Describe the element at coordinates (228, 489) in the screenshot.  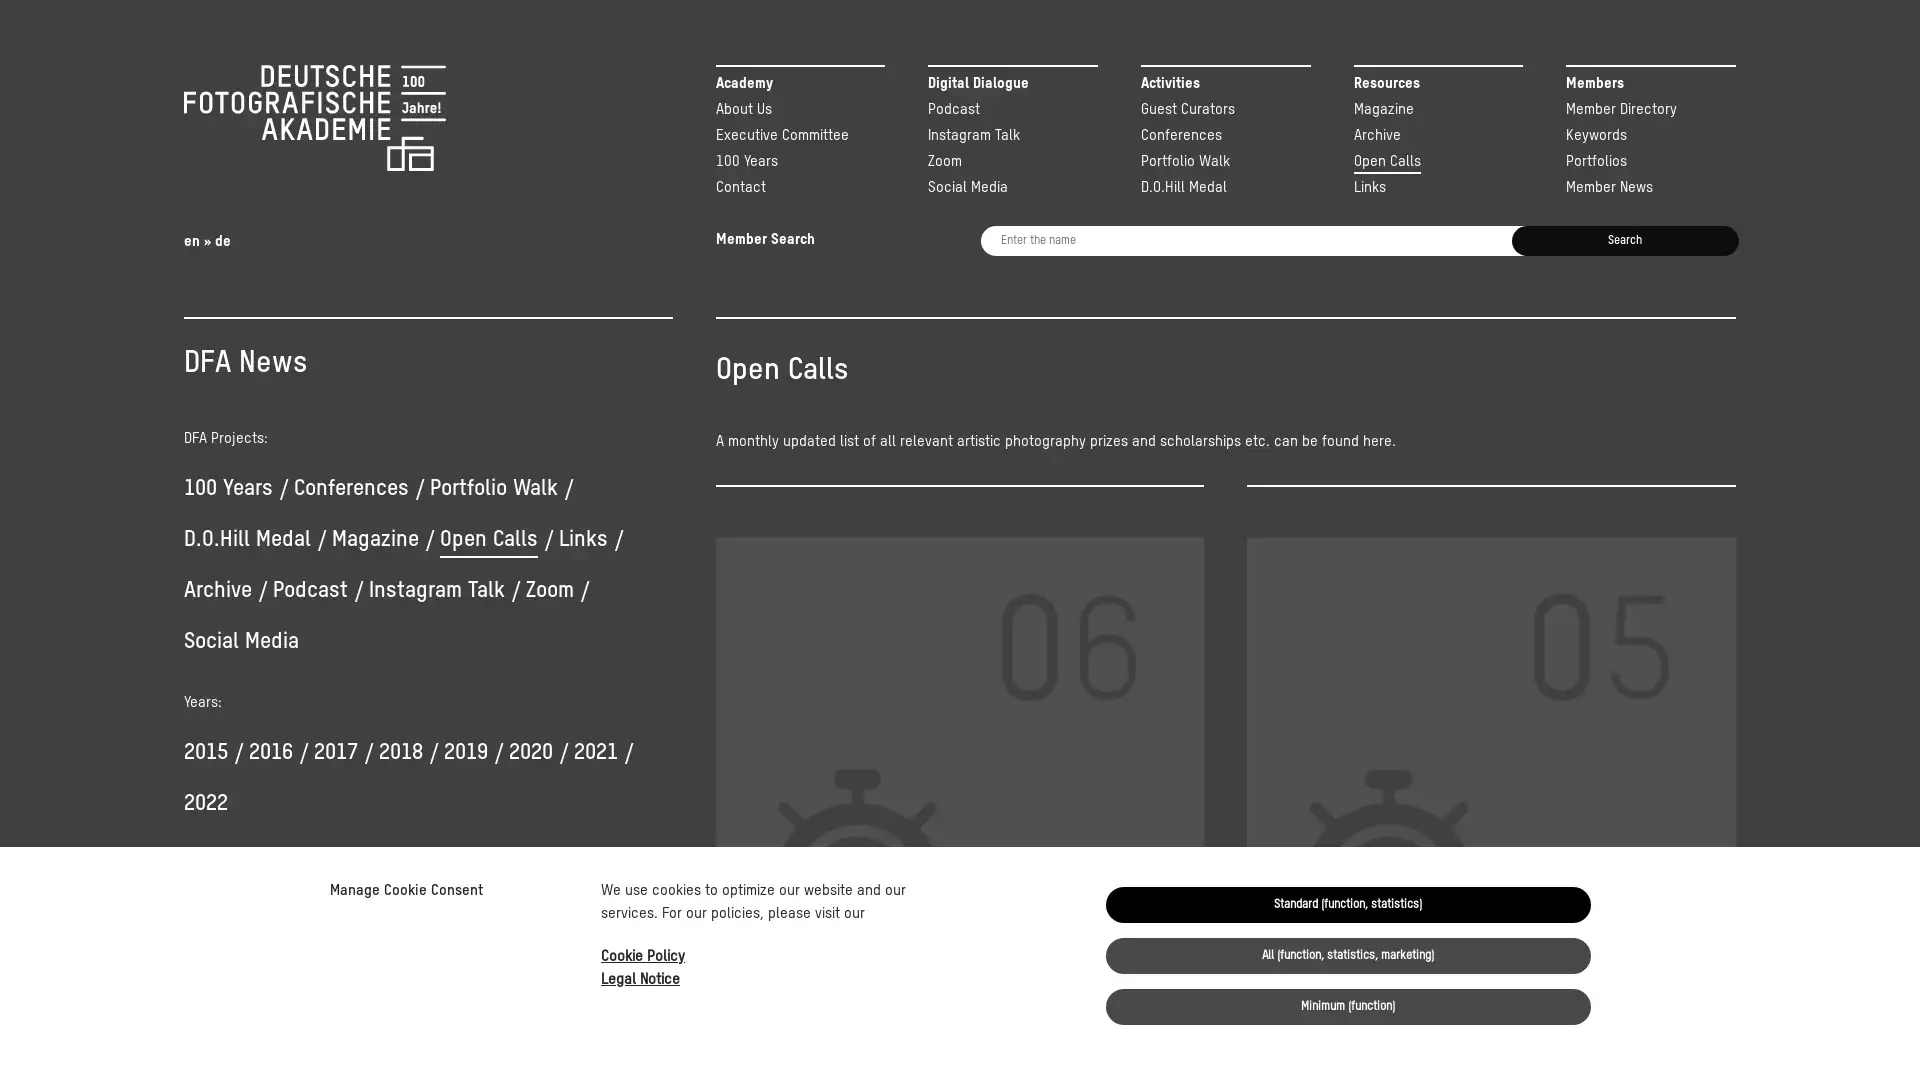
I see `100 Years` at that location.